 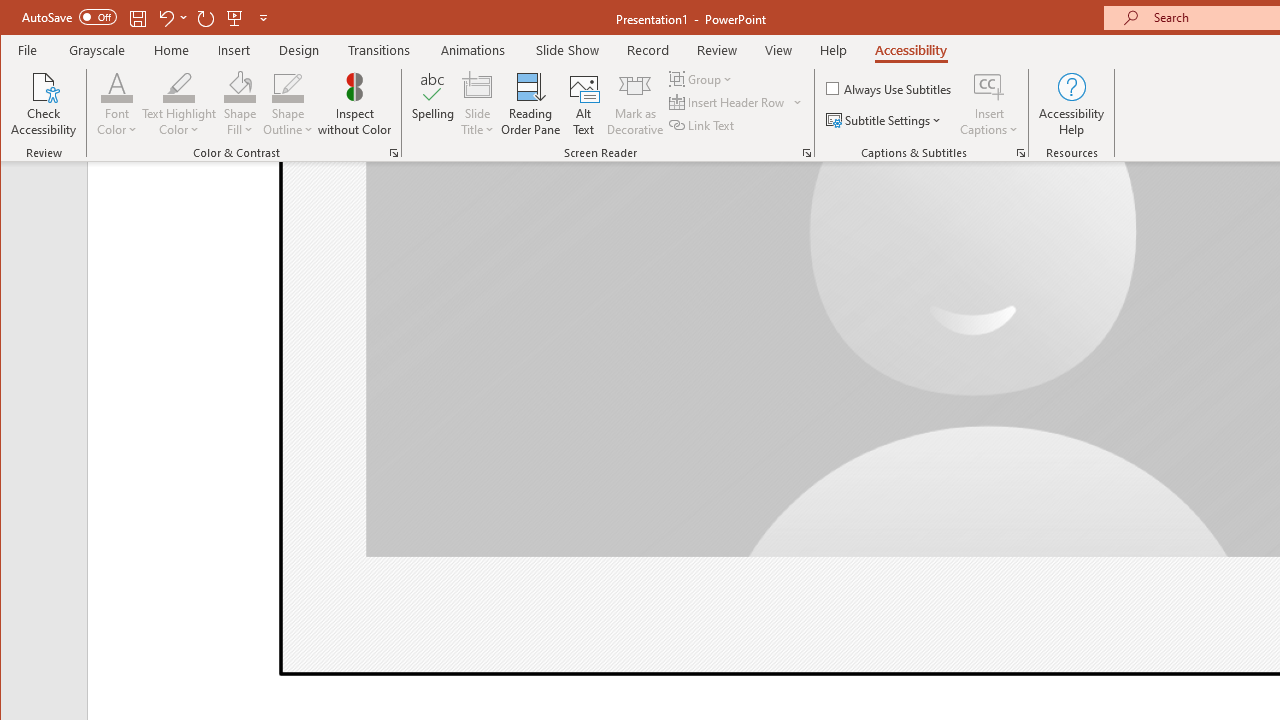 What do you see at coordinates (634, 104) in the screenshot?
I see `'Mark as Decorative'` at bounding box center [634, 104].